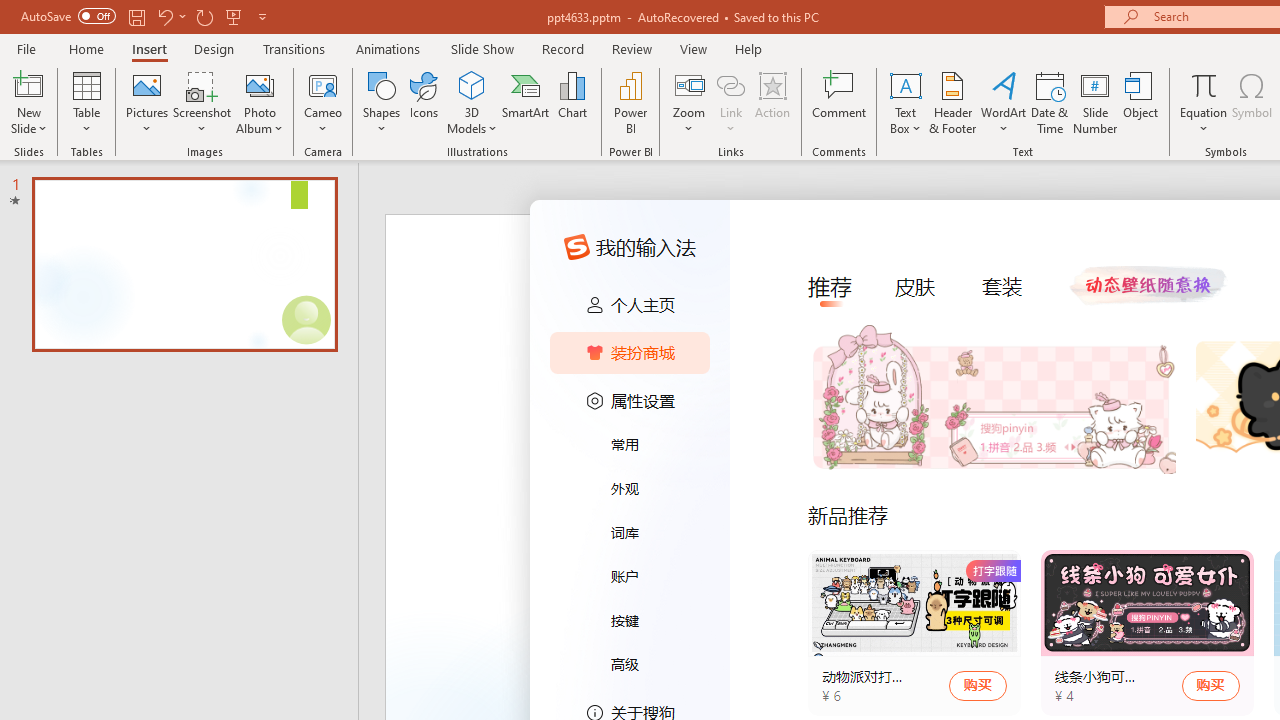 The height and width of the screenshot is (720, 1280). Describe the element at coordinates (1004, 103) in the screenshot. I see `'WordArt'` at that location.